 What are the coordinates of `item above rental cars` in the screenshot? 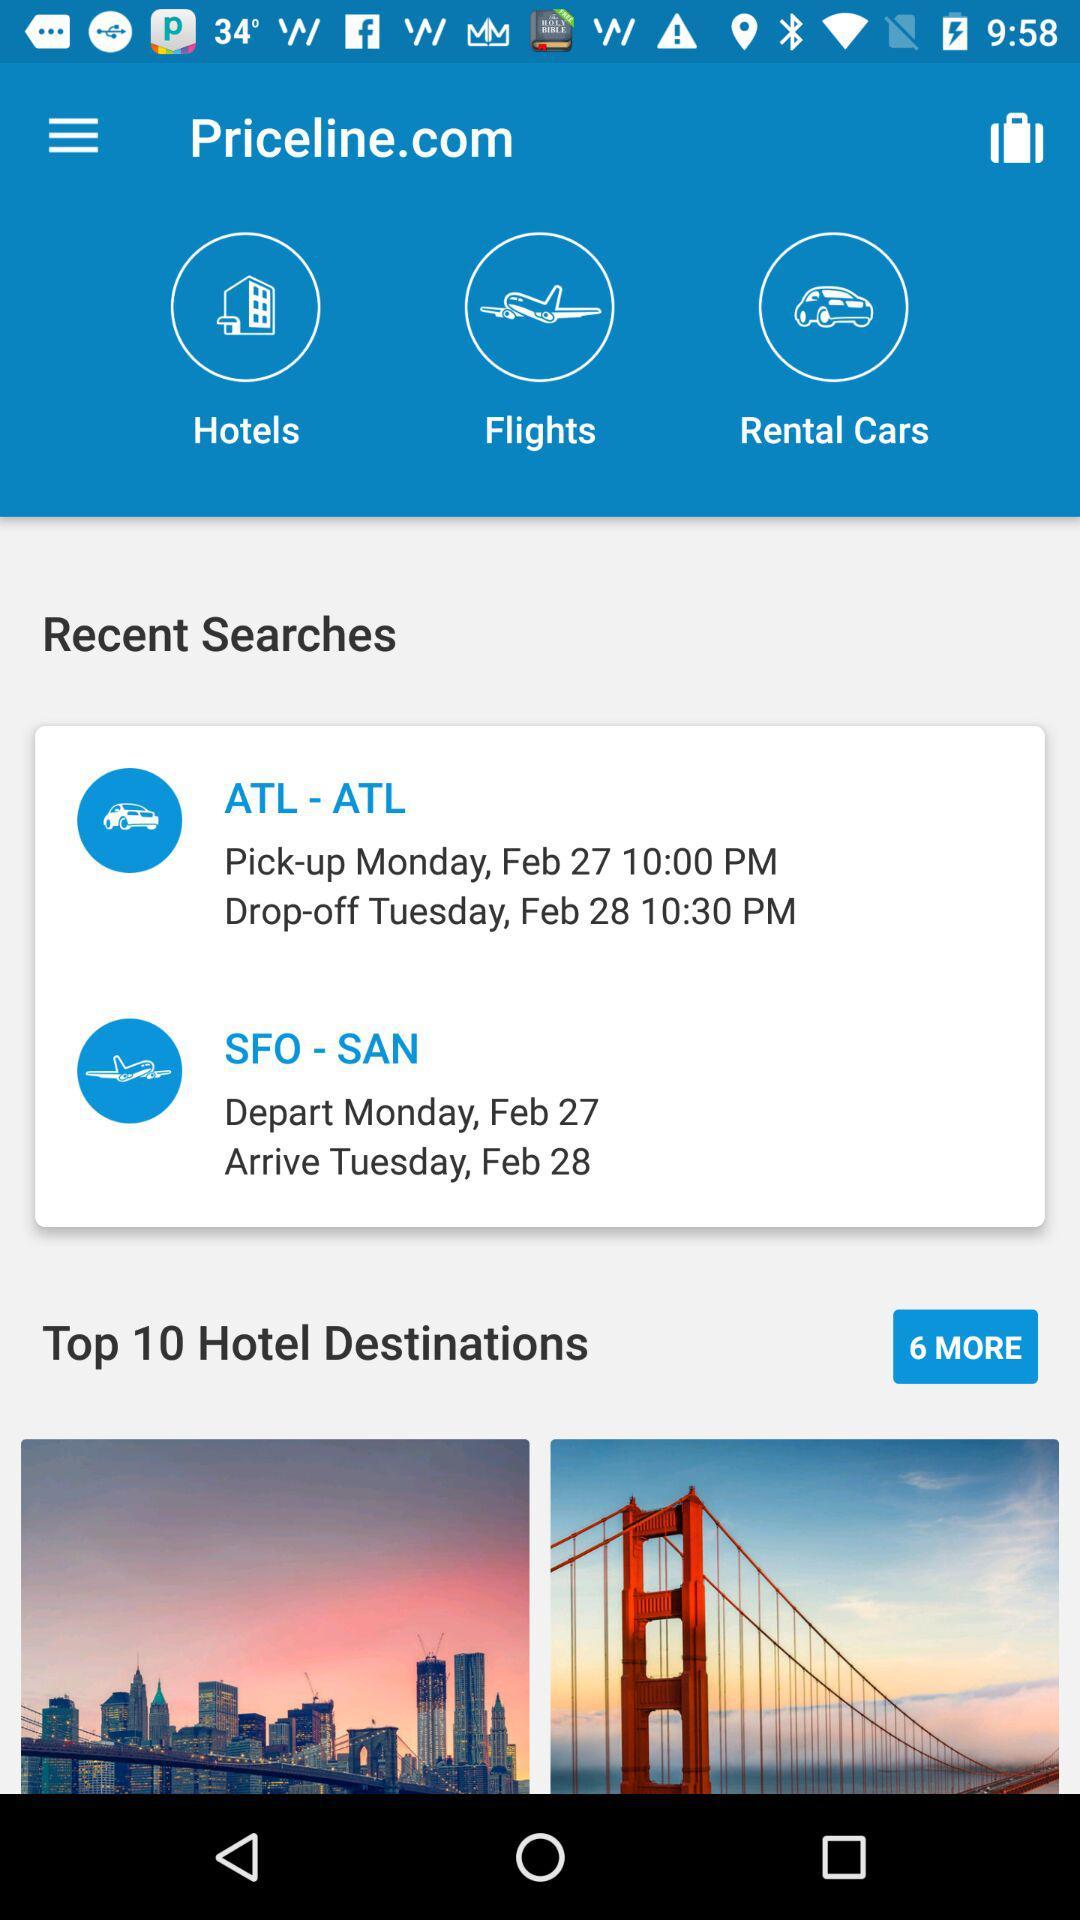 It's located at (1017, 135).